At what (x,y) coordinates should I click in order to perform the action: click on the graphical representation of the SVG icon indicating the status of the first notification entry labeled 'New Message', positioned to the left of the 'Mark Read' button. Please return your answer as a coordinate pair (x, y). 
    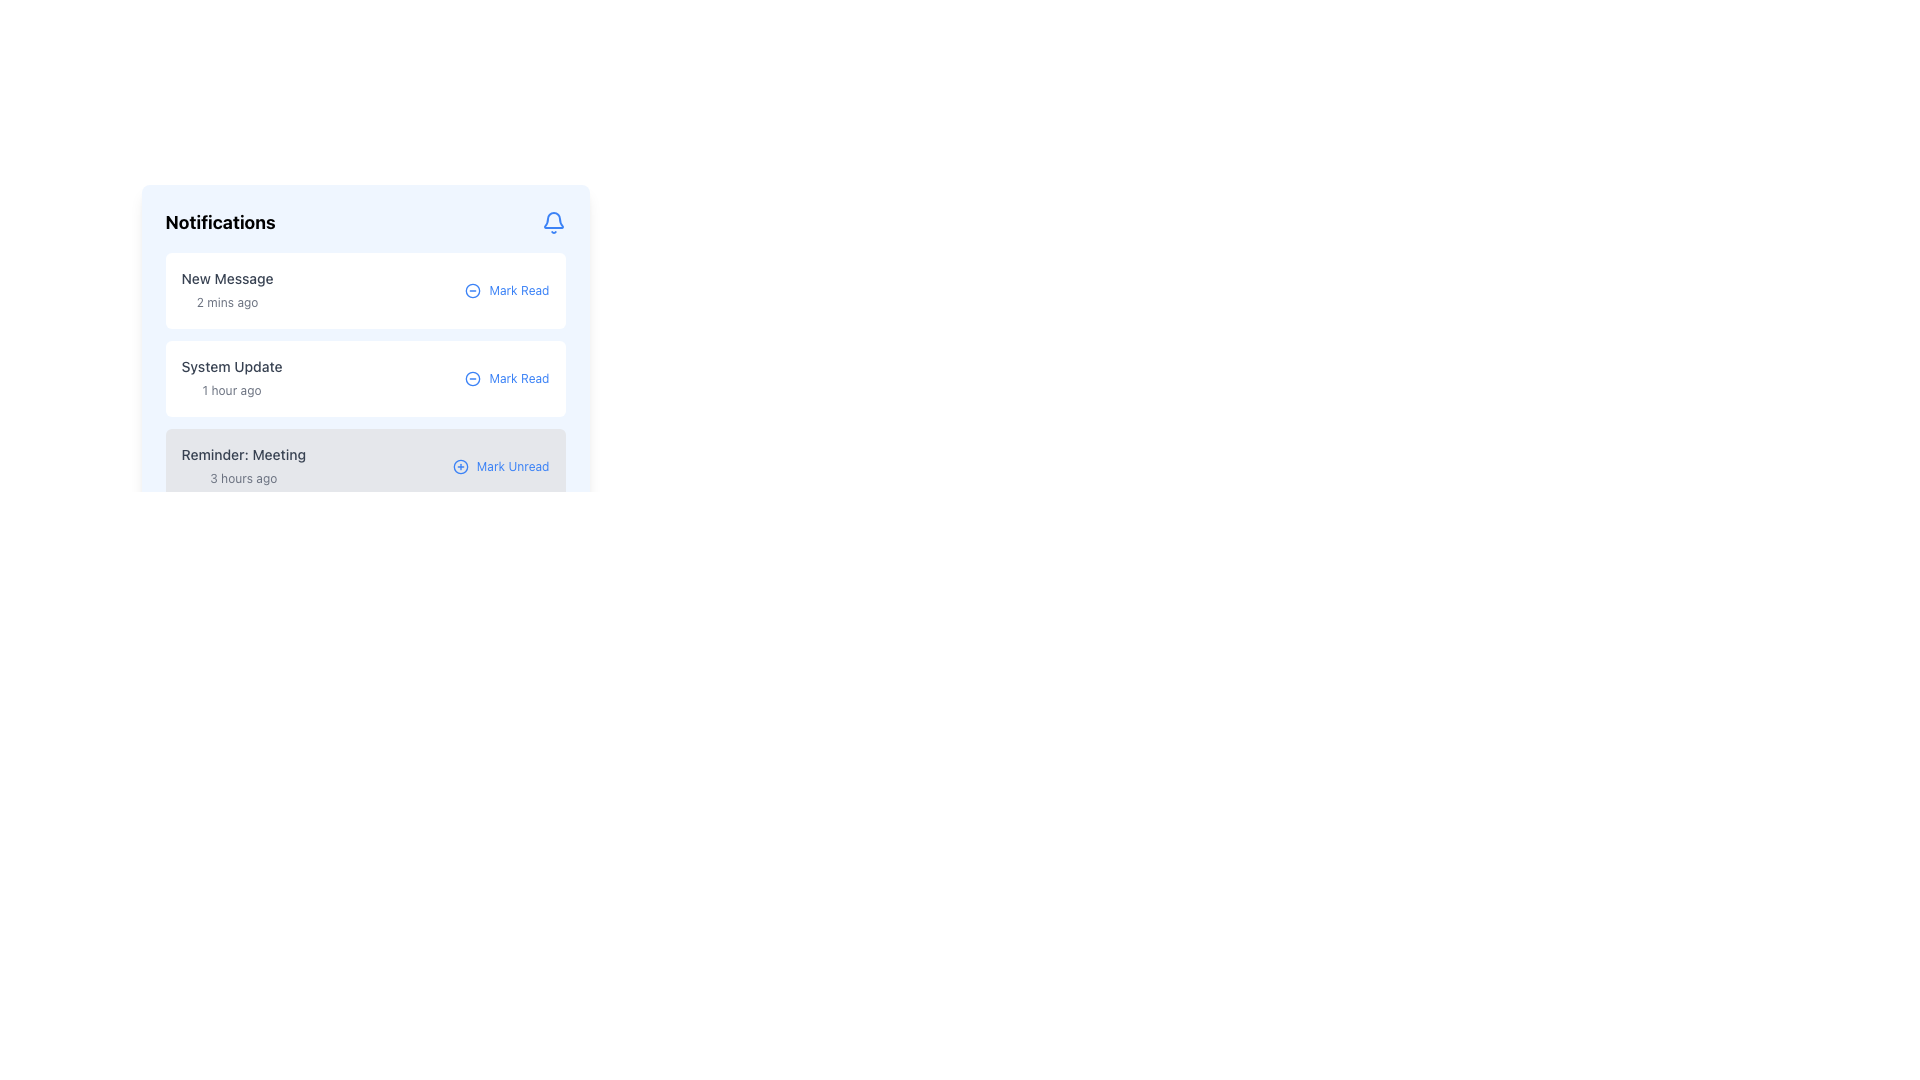
    Looking at the image, I should click on (472, 290).